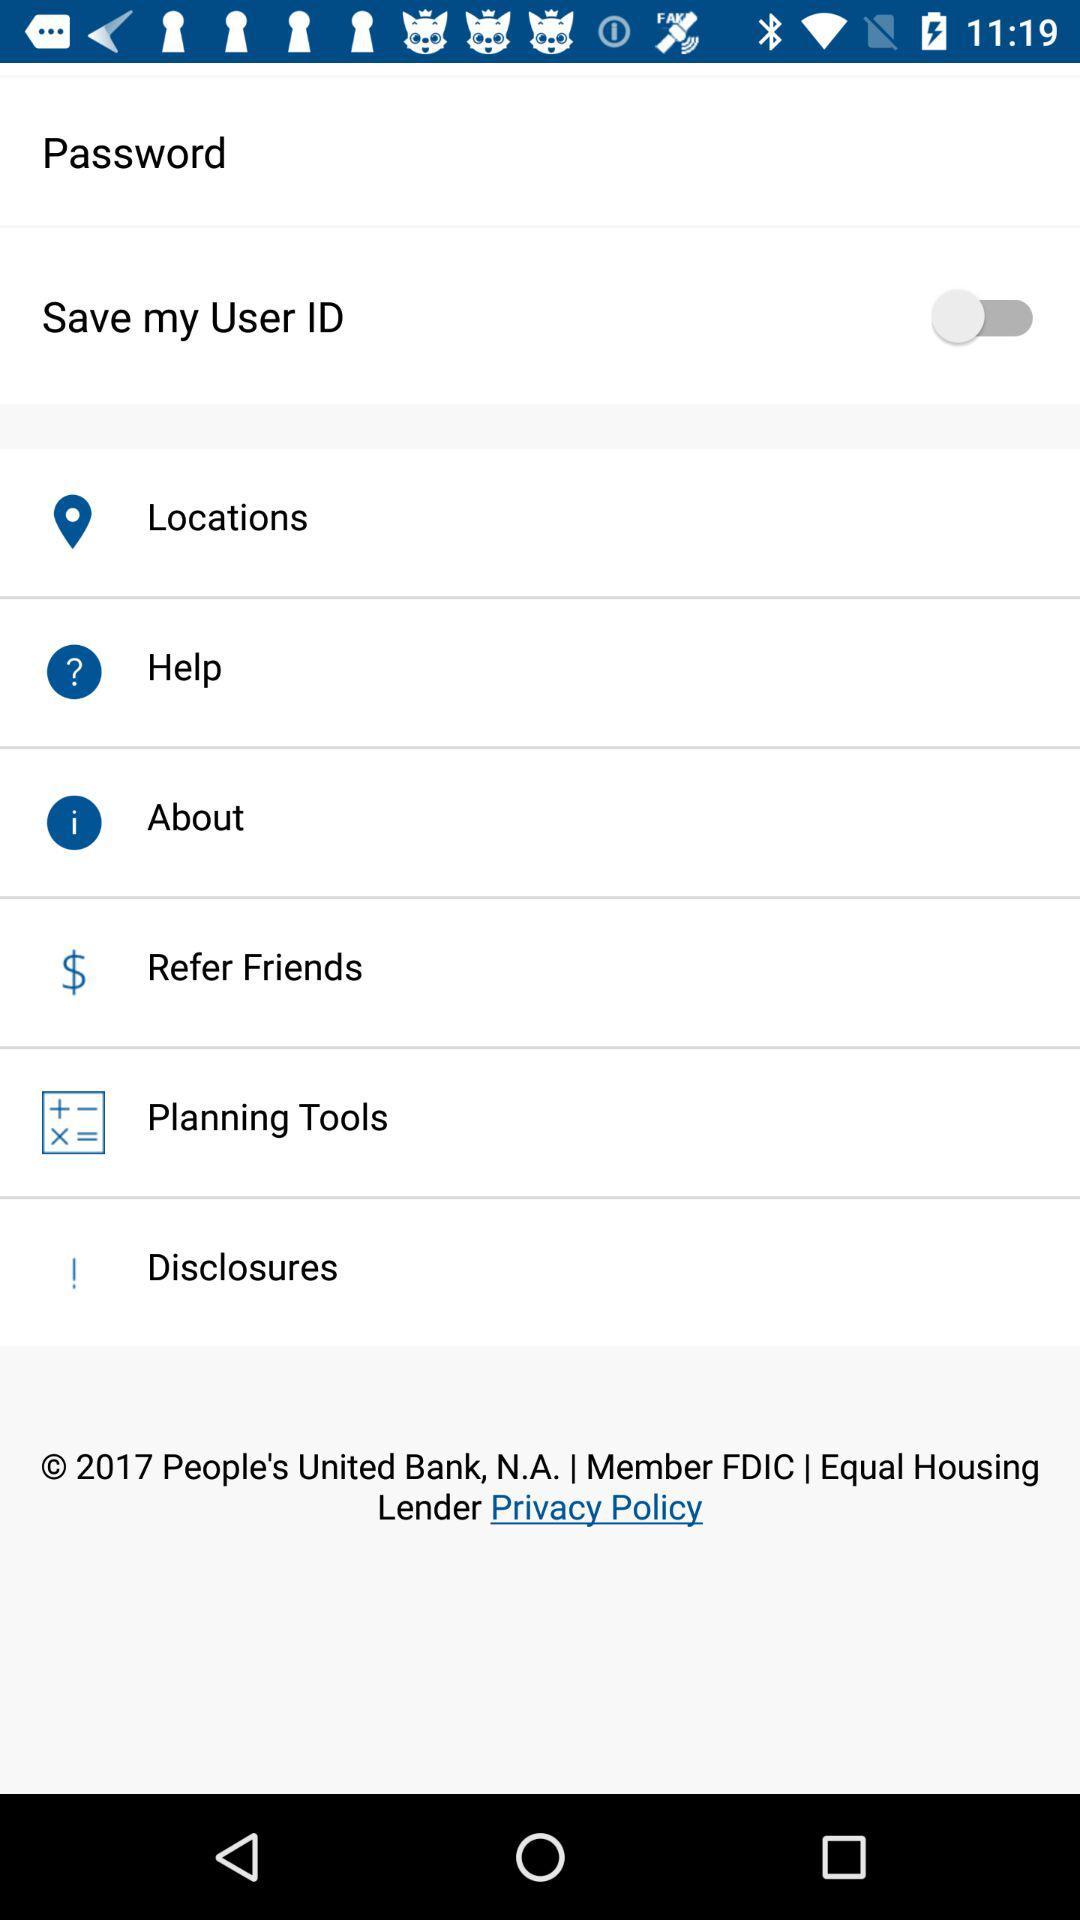  I want to click on the 2017 people s item, so click(540, 1519).